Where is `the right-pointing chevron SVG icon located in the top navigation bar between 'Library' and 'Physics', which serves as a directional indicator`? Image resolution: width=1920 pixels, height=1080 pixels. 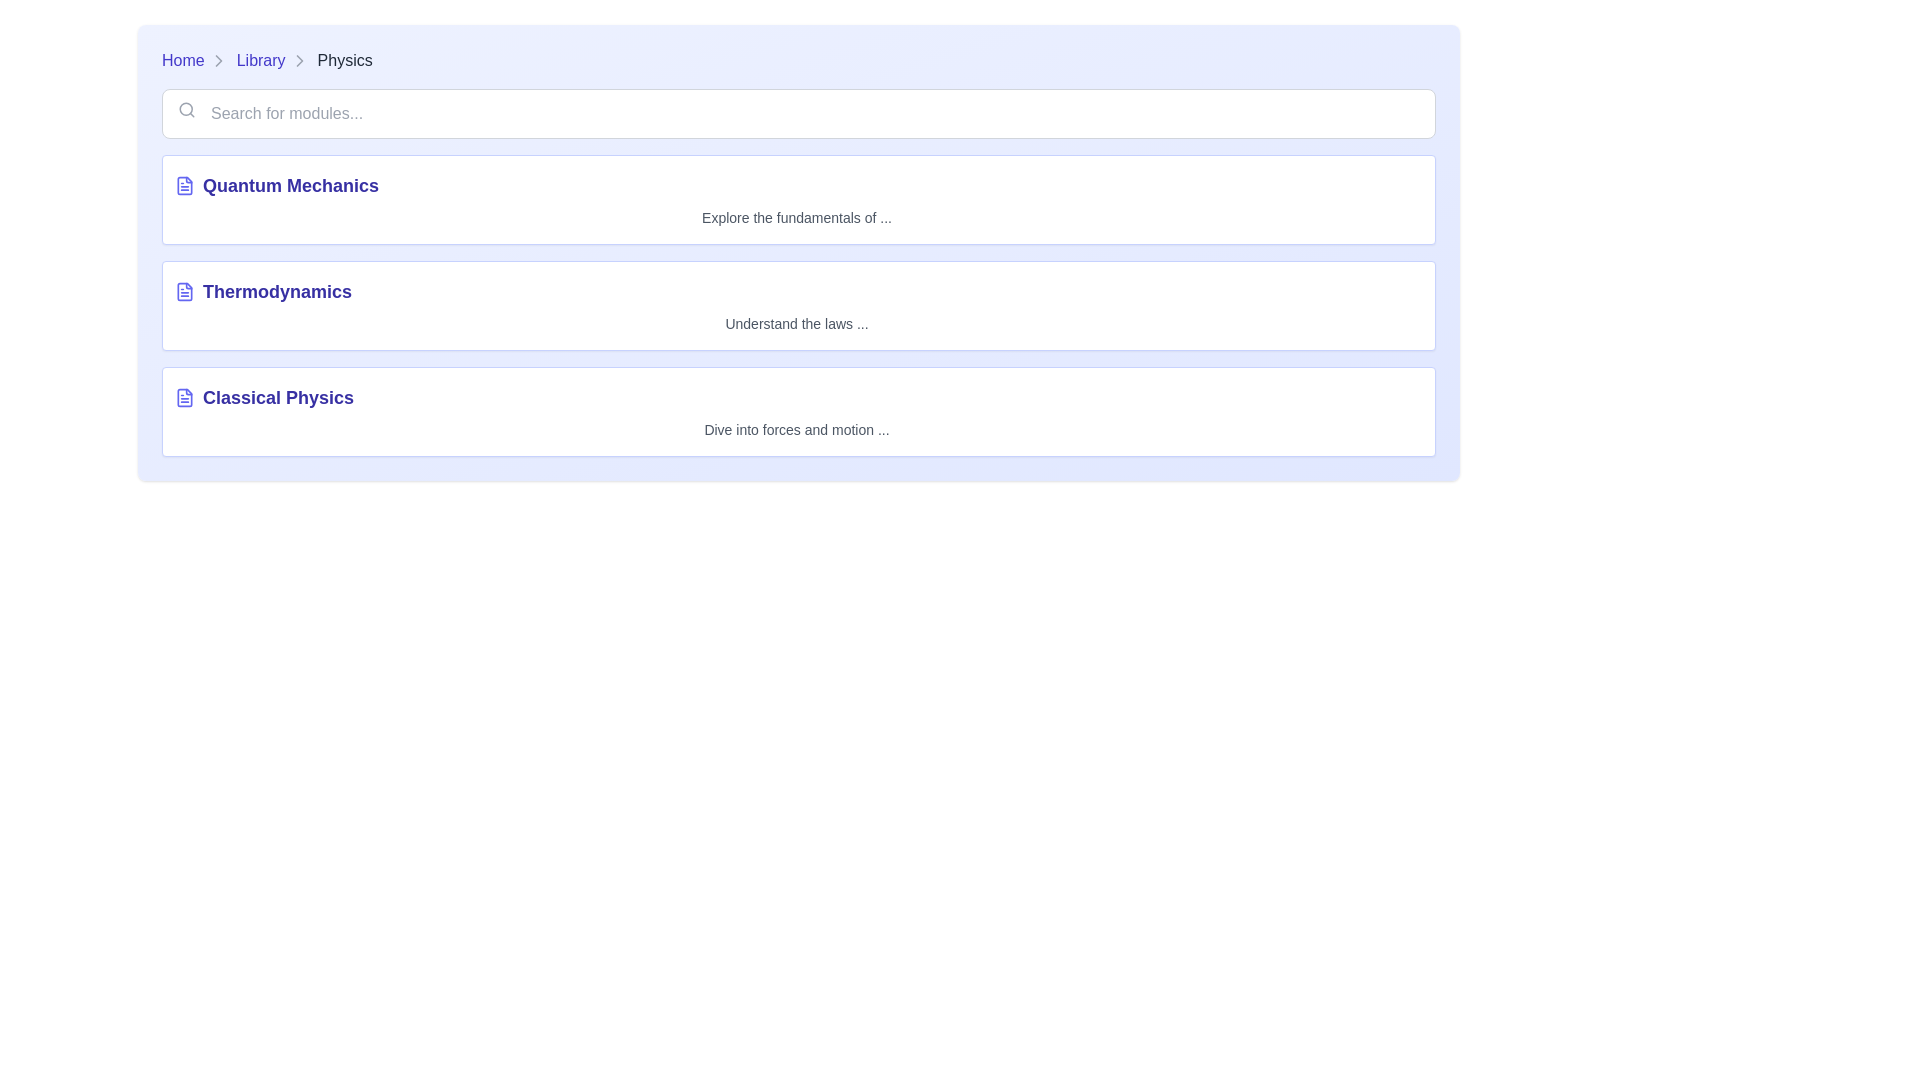
the right-pointing chevron SVG icon located in the top navigation bar between 'Library' and 'Physics', which serves as a directional indicator is located at coordinates (298, 60).